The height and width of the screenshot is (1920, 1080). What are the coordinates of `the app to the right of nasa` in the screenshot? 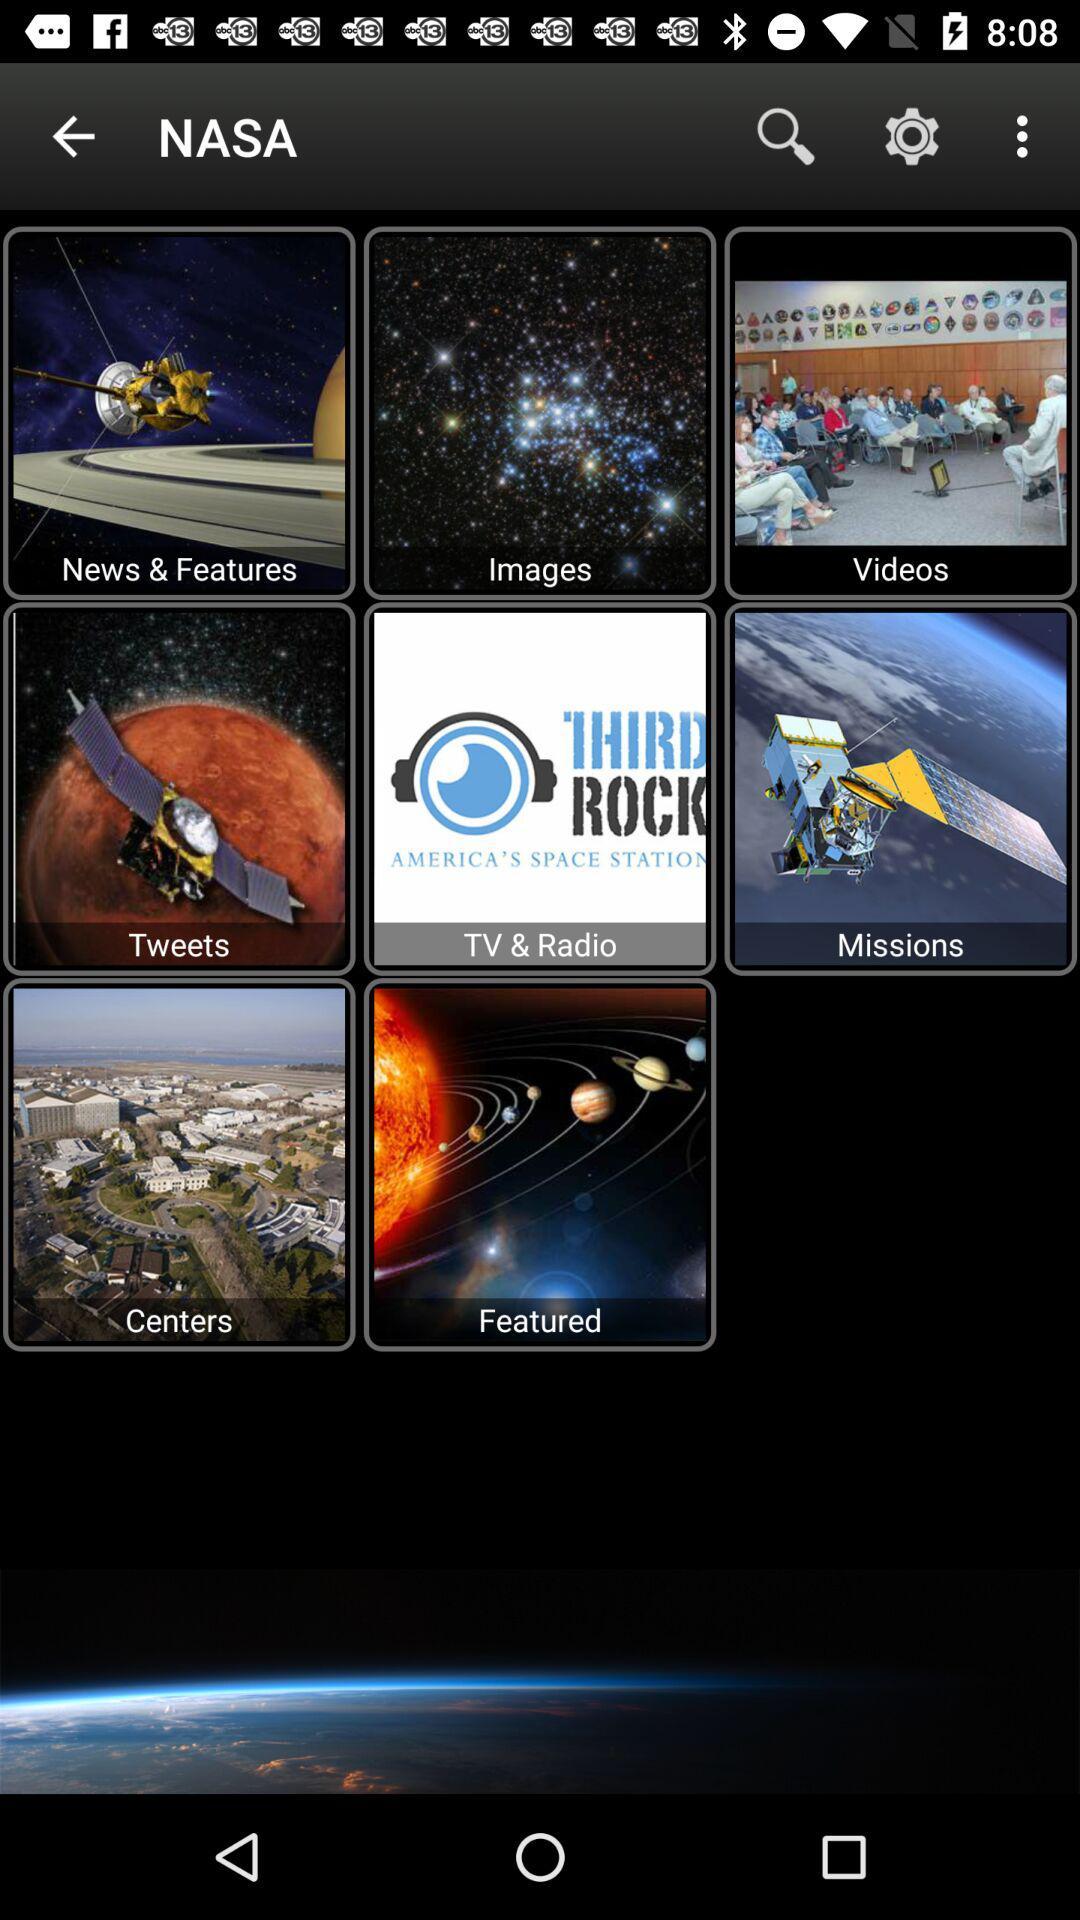 It's located at (785, 135).